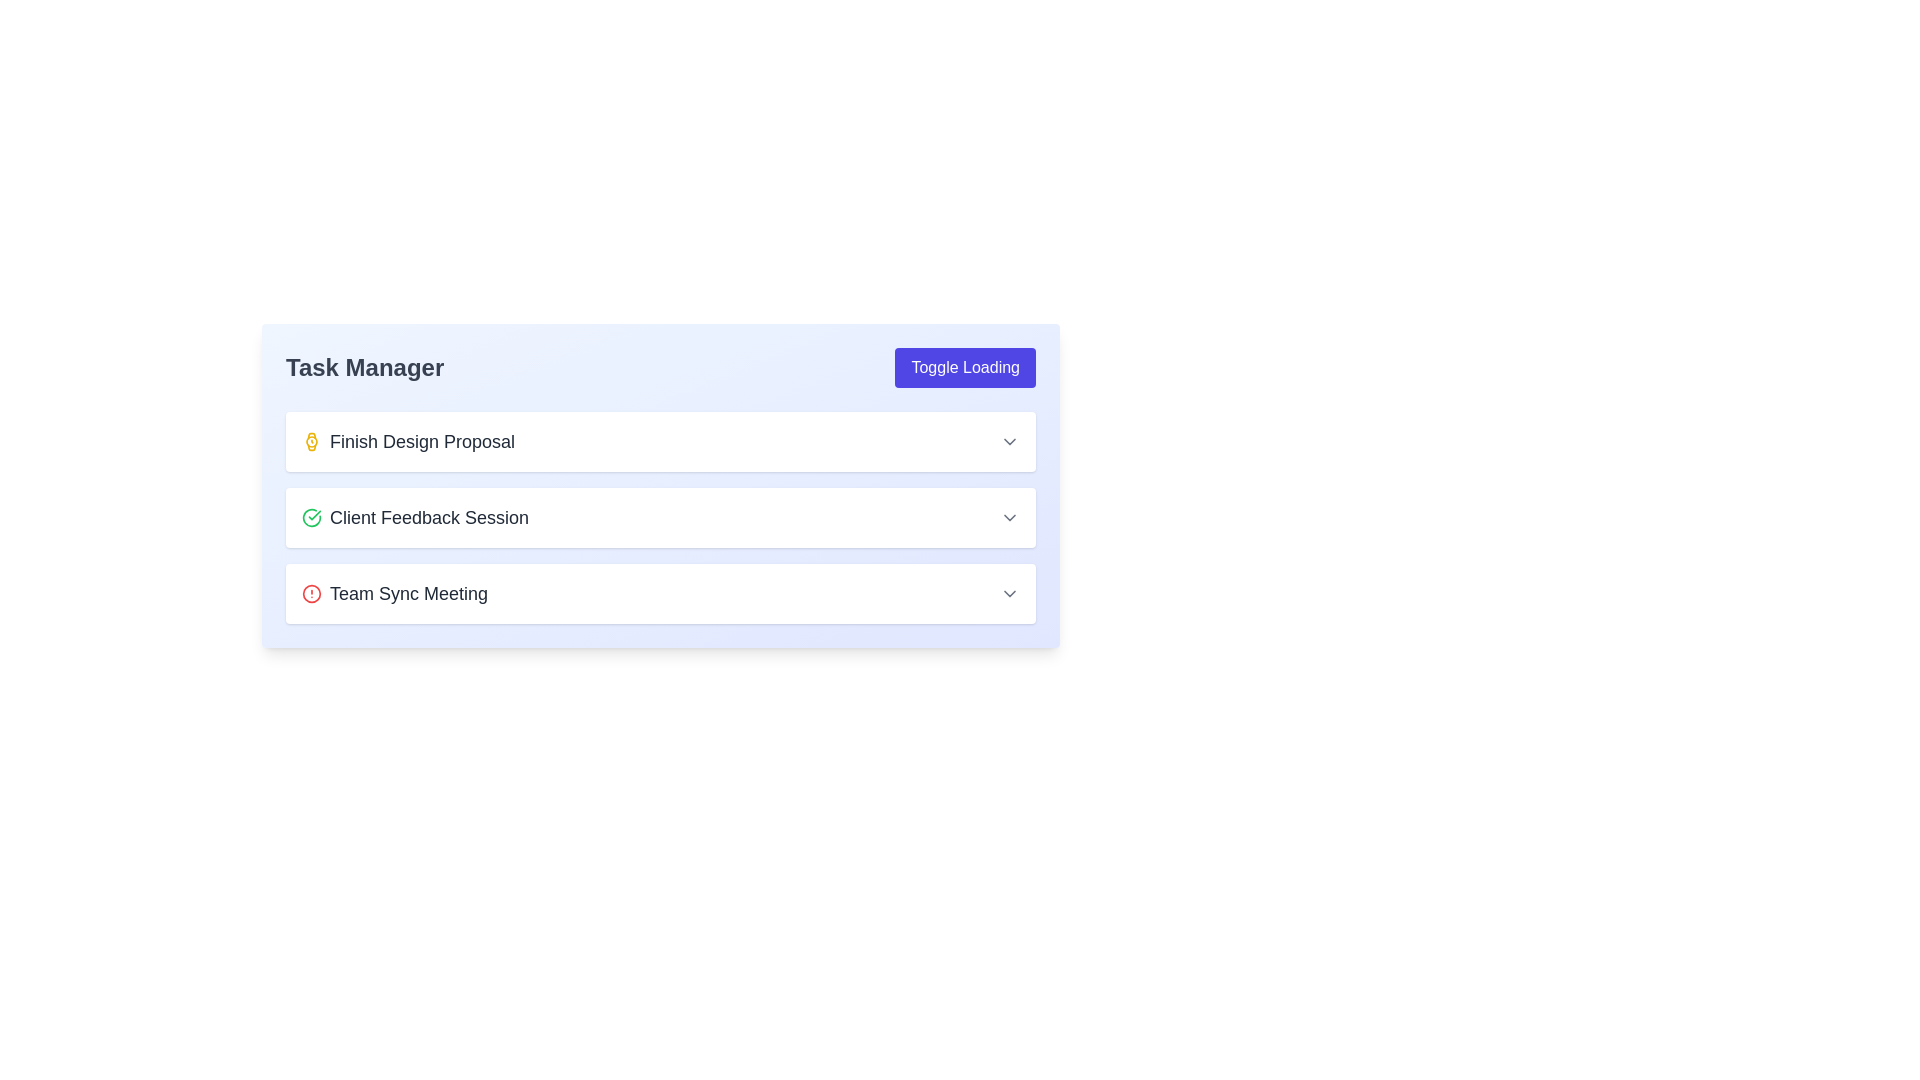 The width and height of the screenshot is (1920, 1080). What do you see at coordinates (428, 516) in the screenshot?
I see `text label 'Client Feedback Session' located under 'Task Manager', positioned between 'Finish Design Proposal' and 'Team Sync Meeting', to the right of a green circular checkmark icon` at bounding box center [428, 516].